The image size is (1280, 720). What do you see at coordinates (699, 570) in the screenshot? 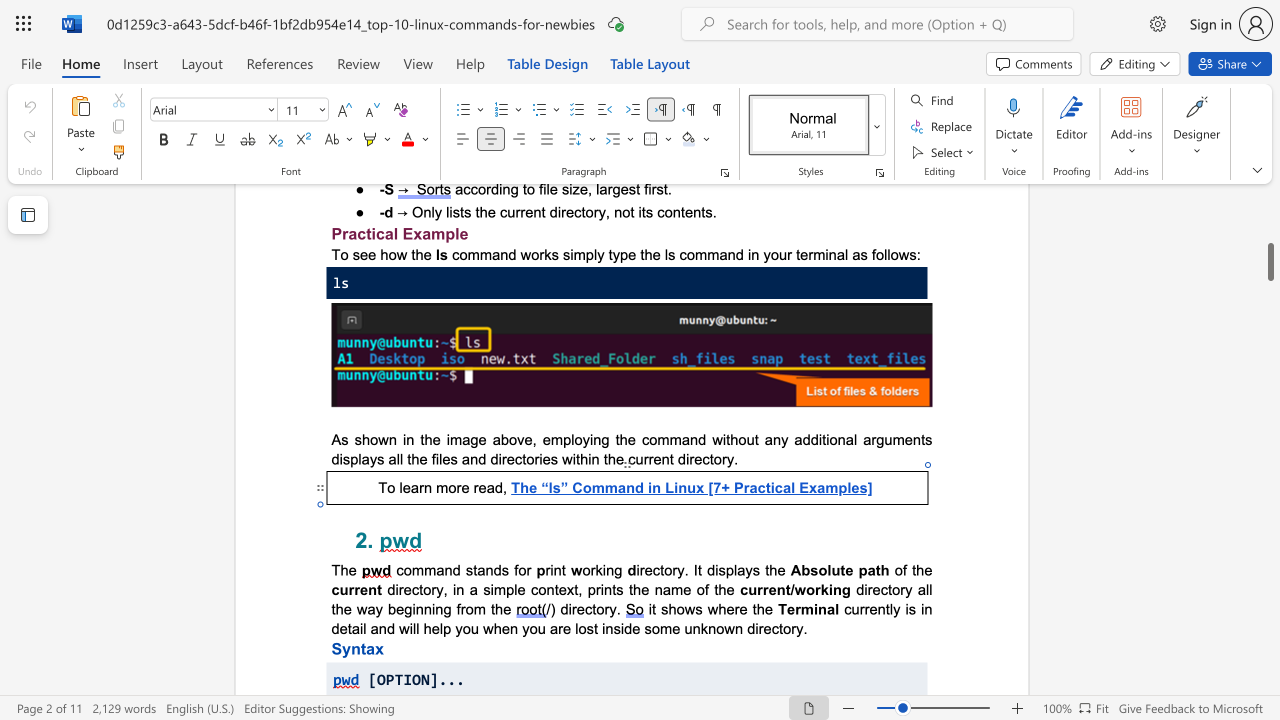
I see `the 2th character "t" in the text` at bounding box center [699, 570].